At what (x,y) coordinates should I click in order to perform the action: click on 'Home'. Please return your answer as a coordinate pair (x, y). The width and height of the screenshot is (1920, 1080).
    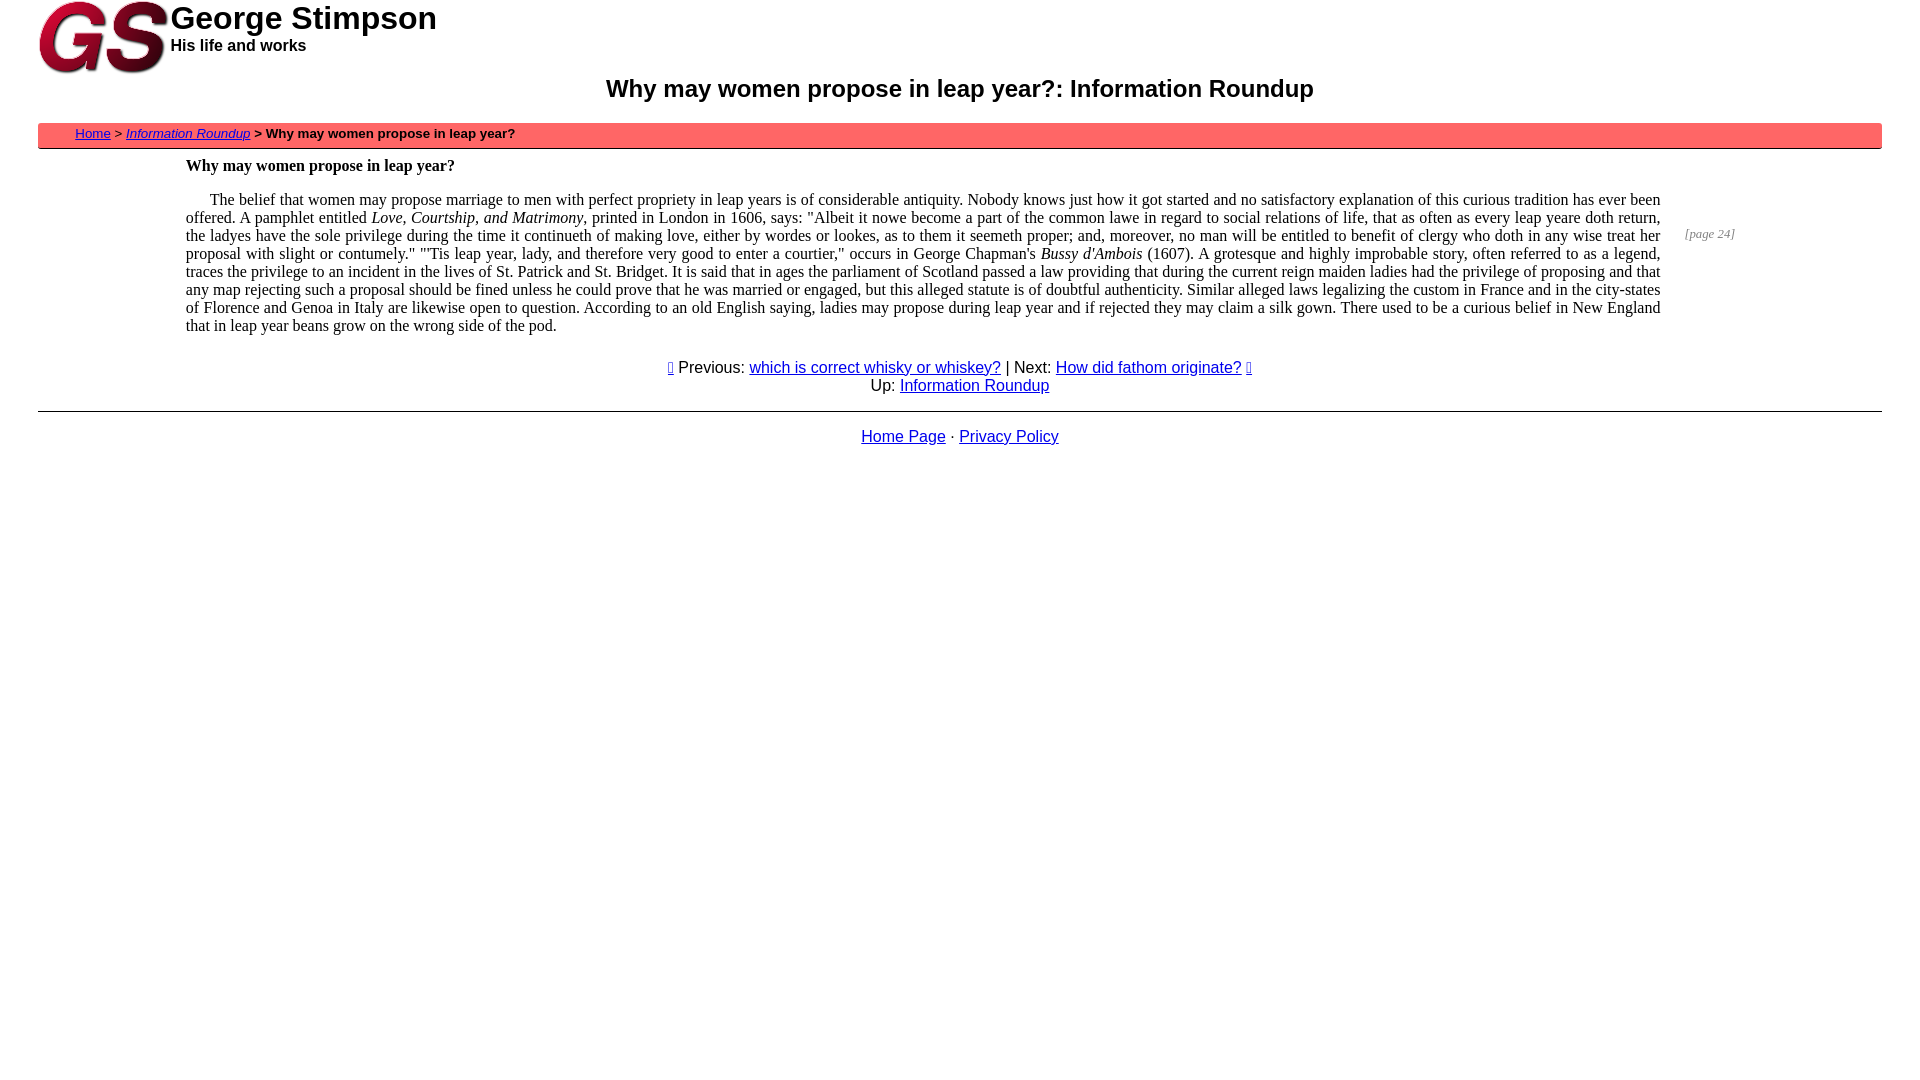
    Looking at the image, I should click on (91, 133).